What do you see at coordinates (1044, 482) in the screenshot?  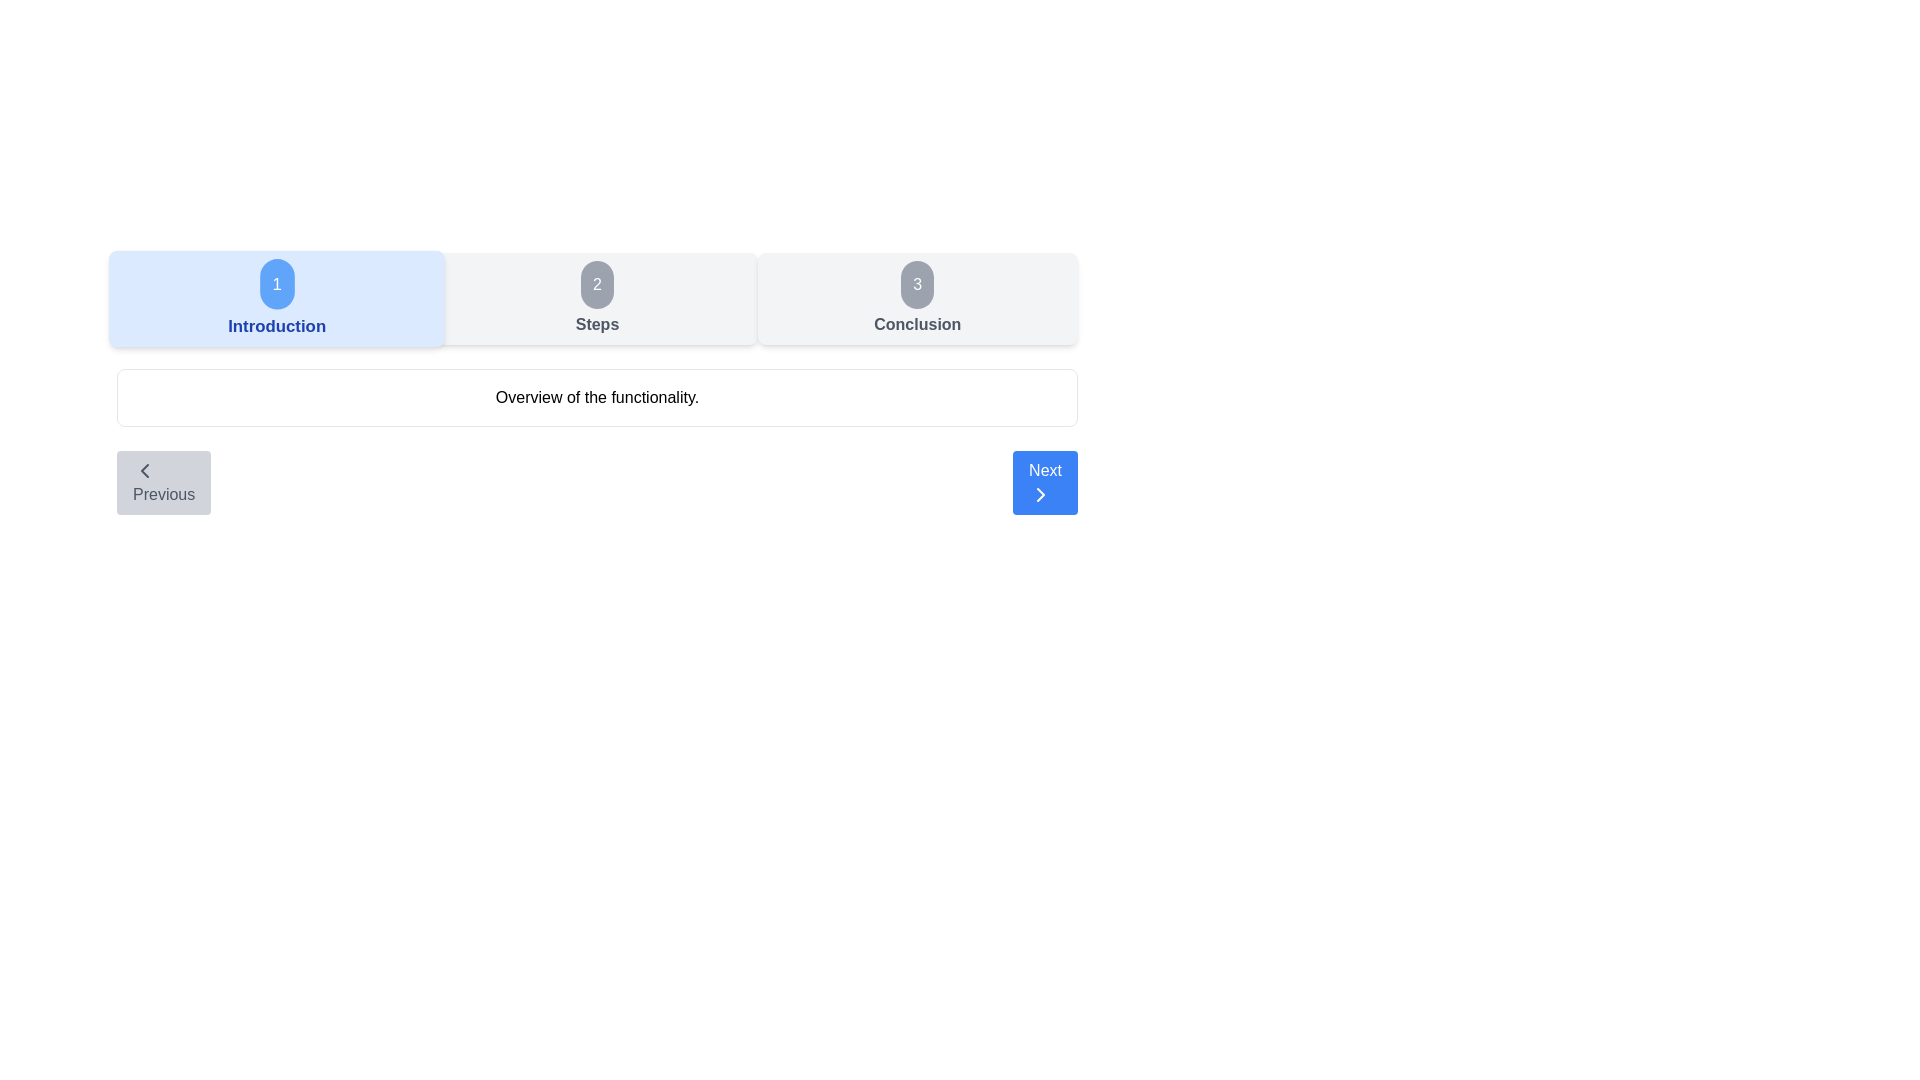 I see `the Next button to navigate` at bounding box center [1044, 482].